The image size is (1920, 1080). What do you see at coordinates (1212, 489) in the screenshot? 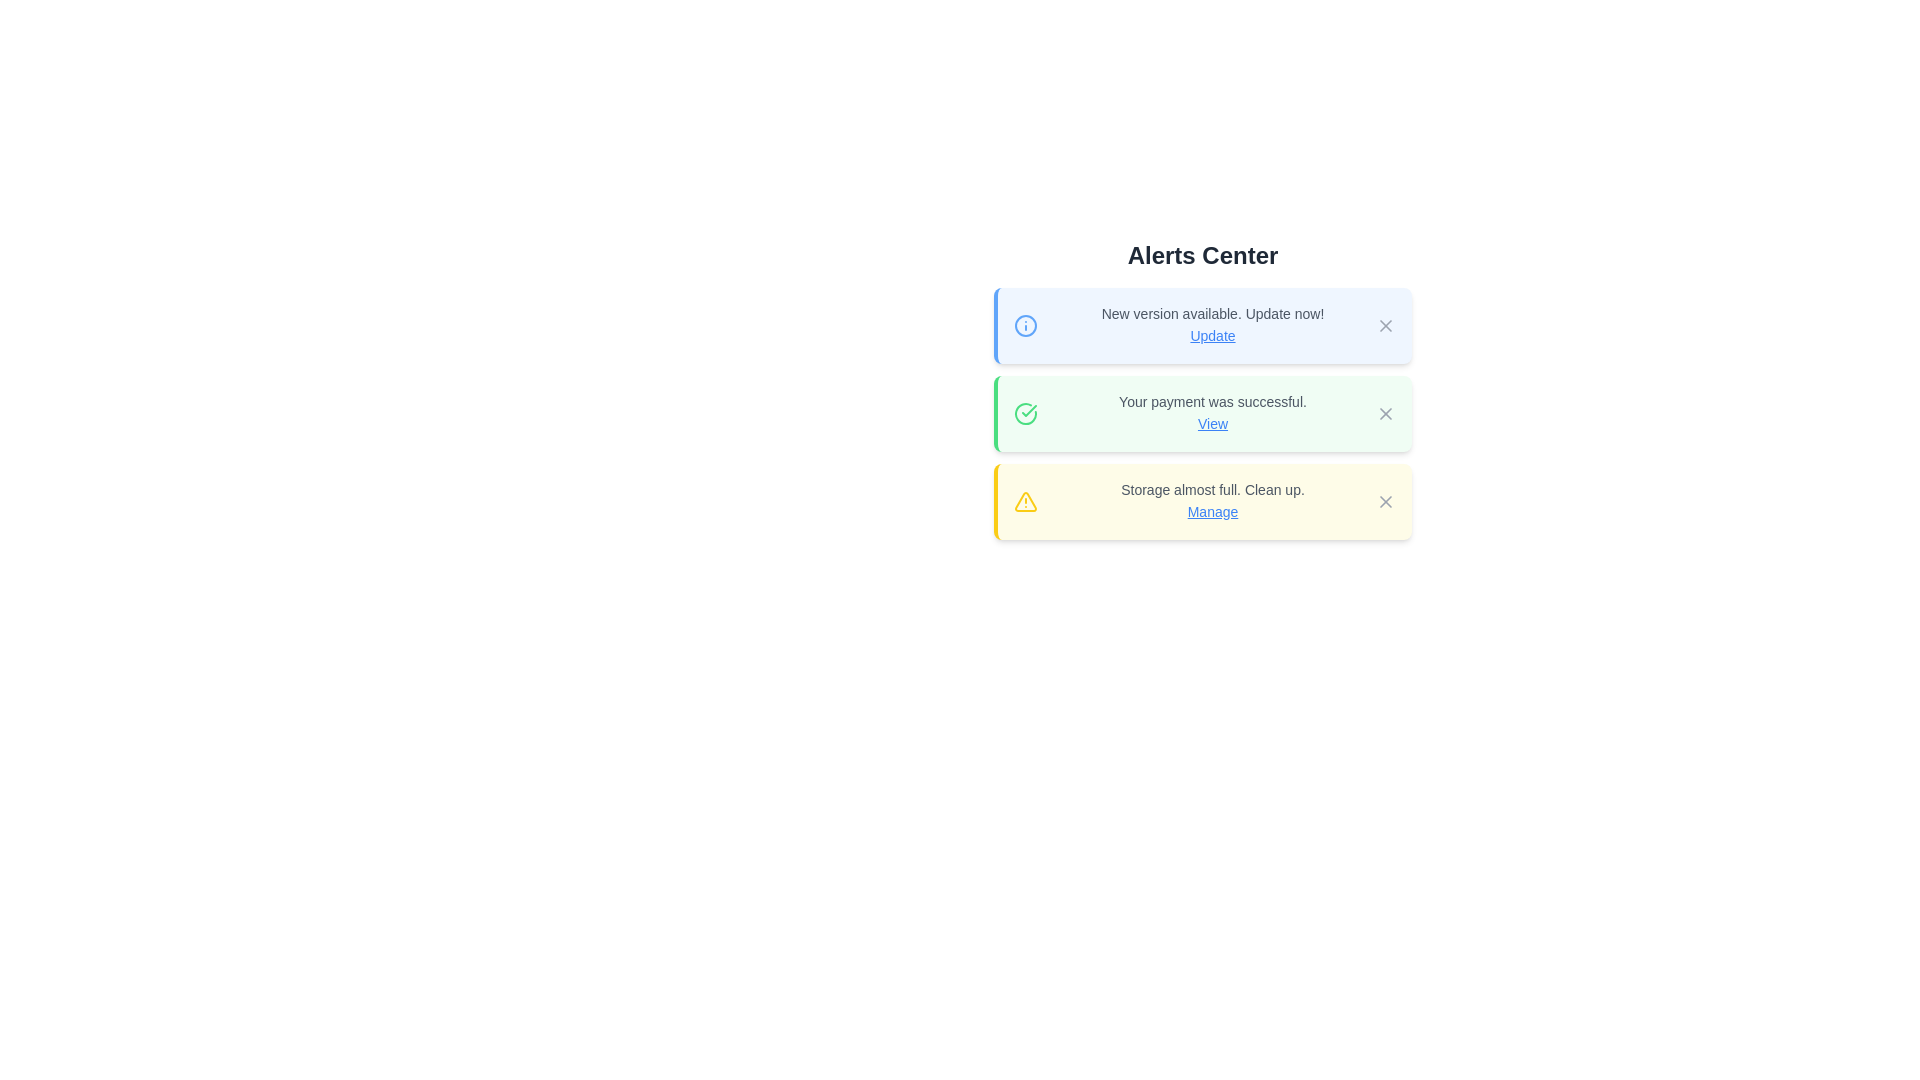
I see `the notification message in the third alert box of the 'Alerts Center' interface, which informs the user about storage status and suggests an action` at bounding box center [1212, 489].